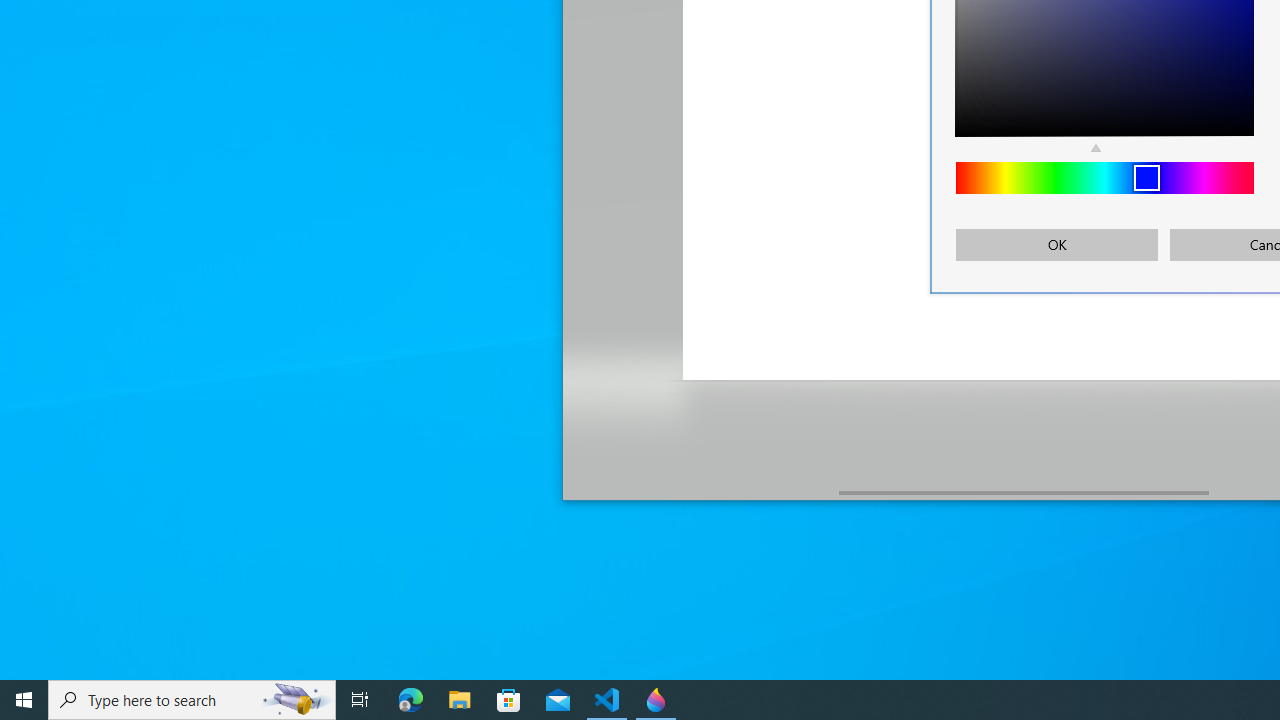 Image resolution: width=1280 pixels, height=720 pixels. I want to click on 'Paint 3D - 1 running window', so click(656, 698).